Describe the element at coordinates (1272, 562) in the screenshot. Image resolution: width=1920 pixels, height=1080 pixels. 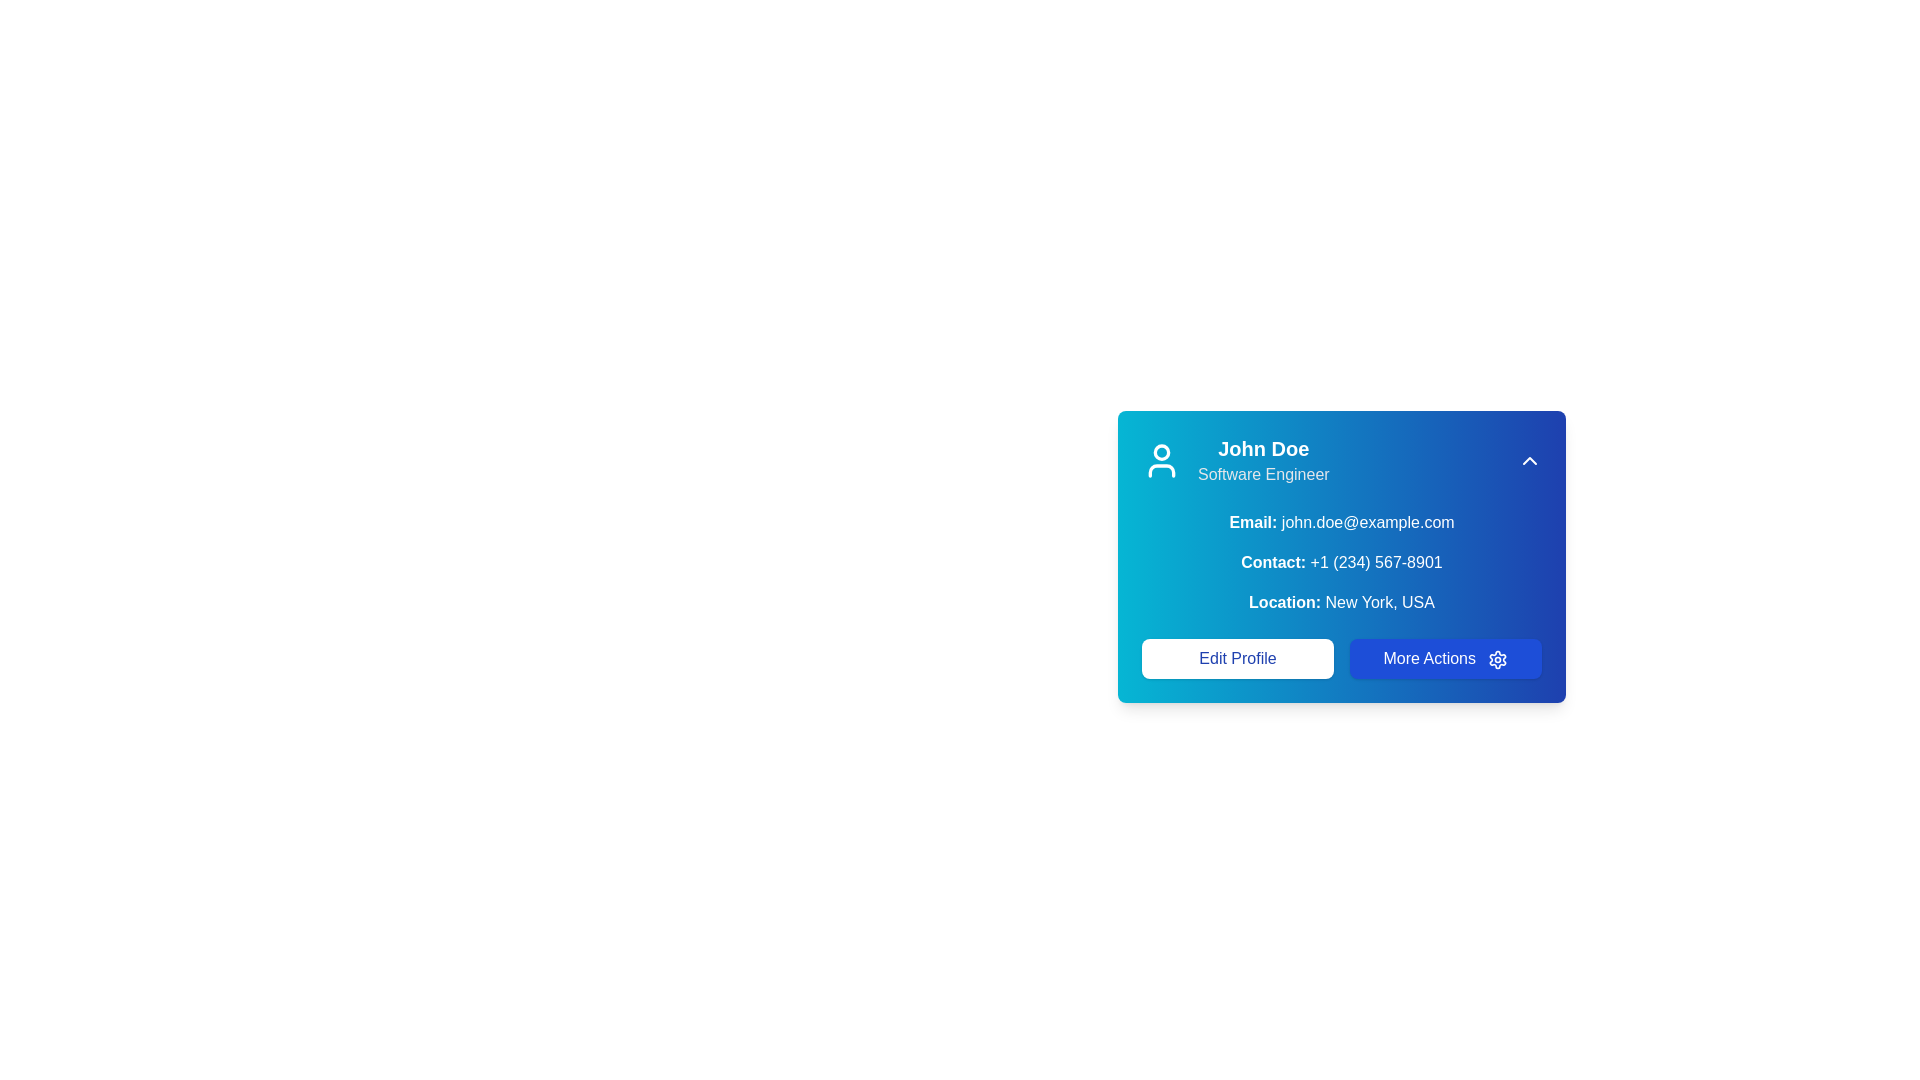
I see `the Text label identifying the adjacent phone number in the contact information section of the card interface` at that location.